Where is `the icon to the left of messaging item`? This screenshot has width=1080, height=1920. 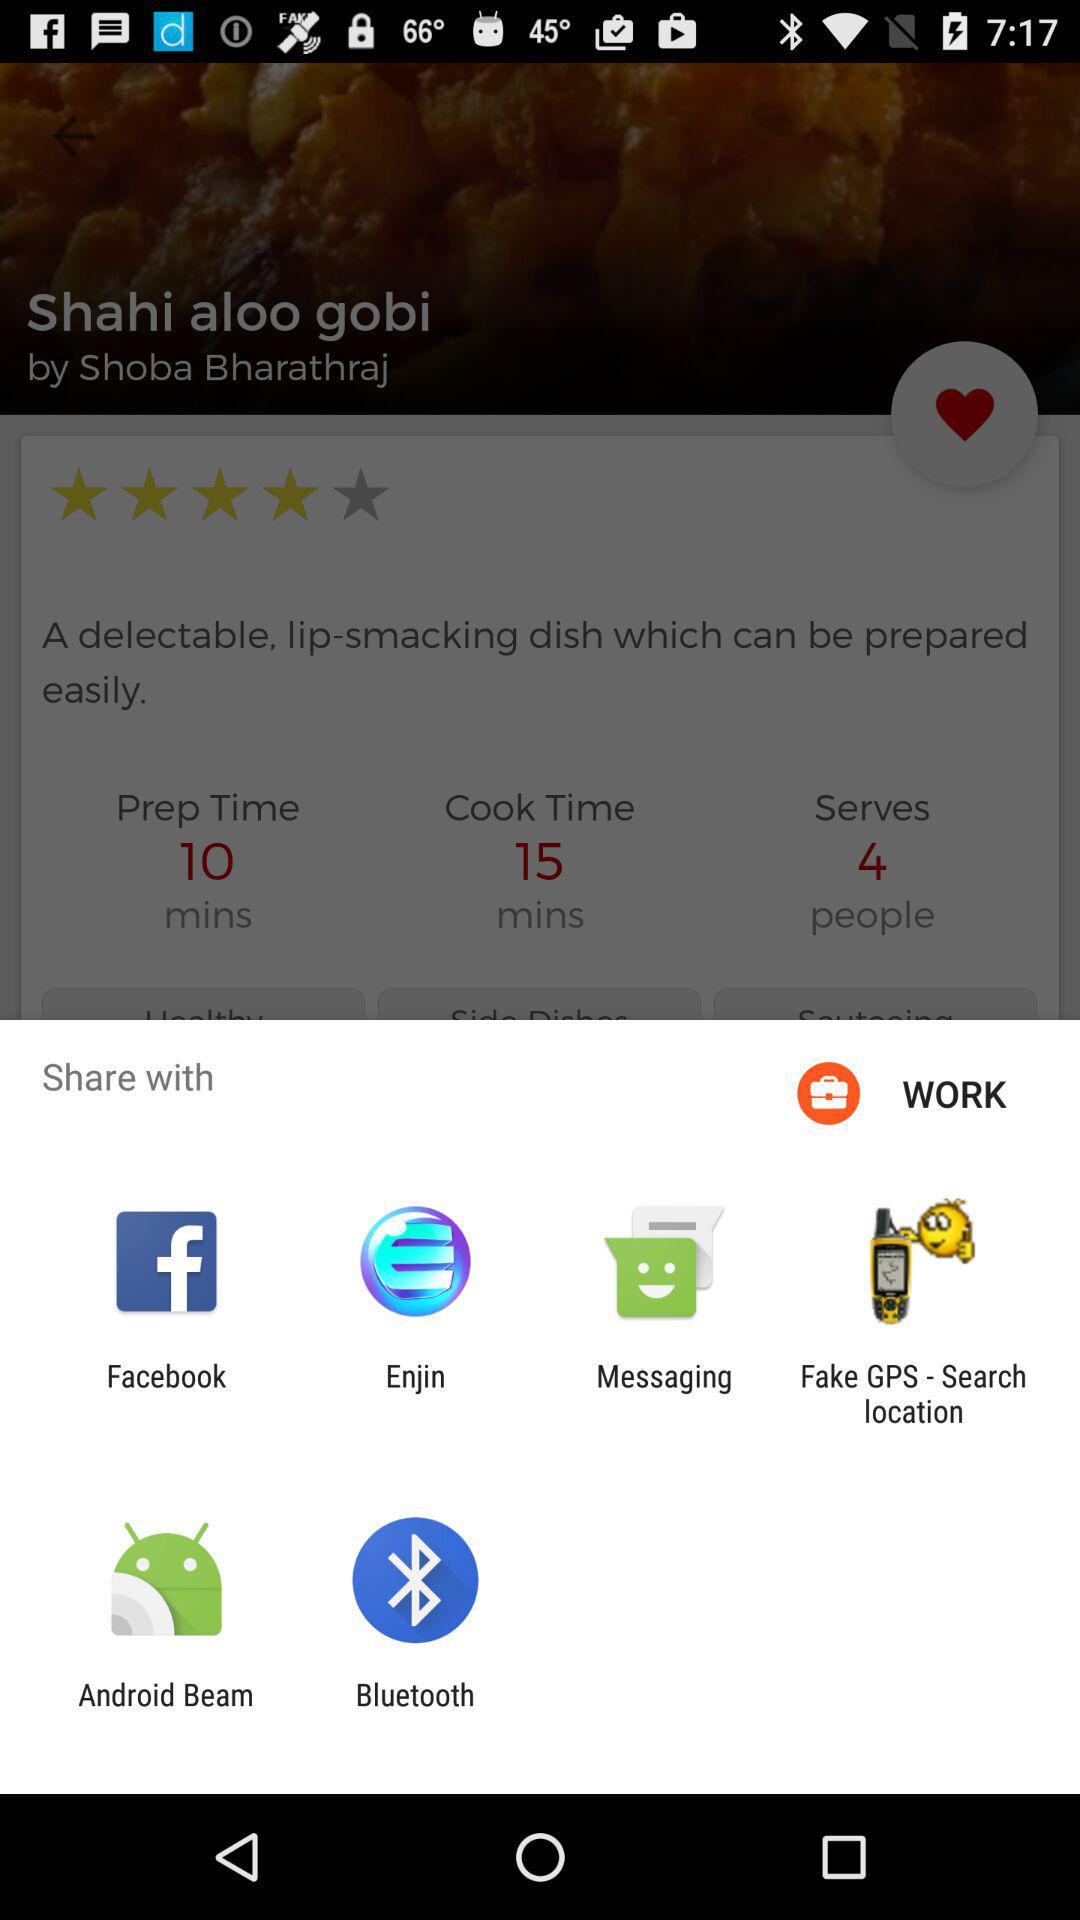 the icon to the left of messaging item is located at coordinates (414, 1392).